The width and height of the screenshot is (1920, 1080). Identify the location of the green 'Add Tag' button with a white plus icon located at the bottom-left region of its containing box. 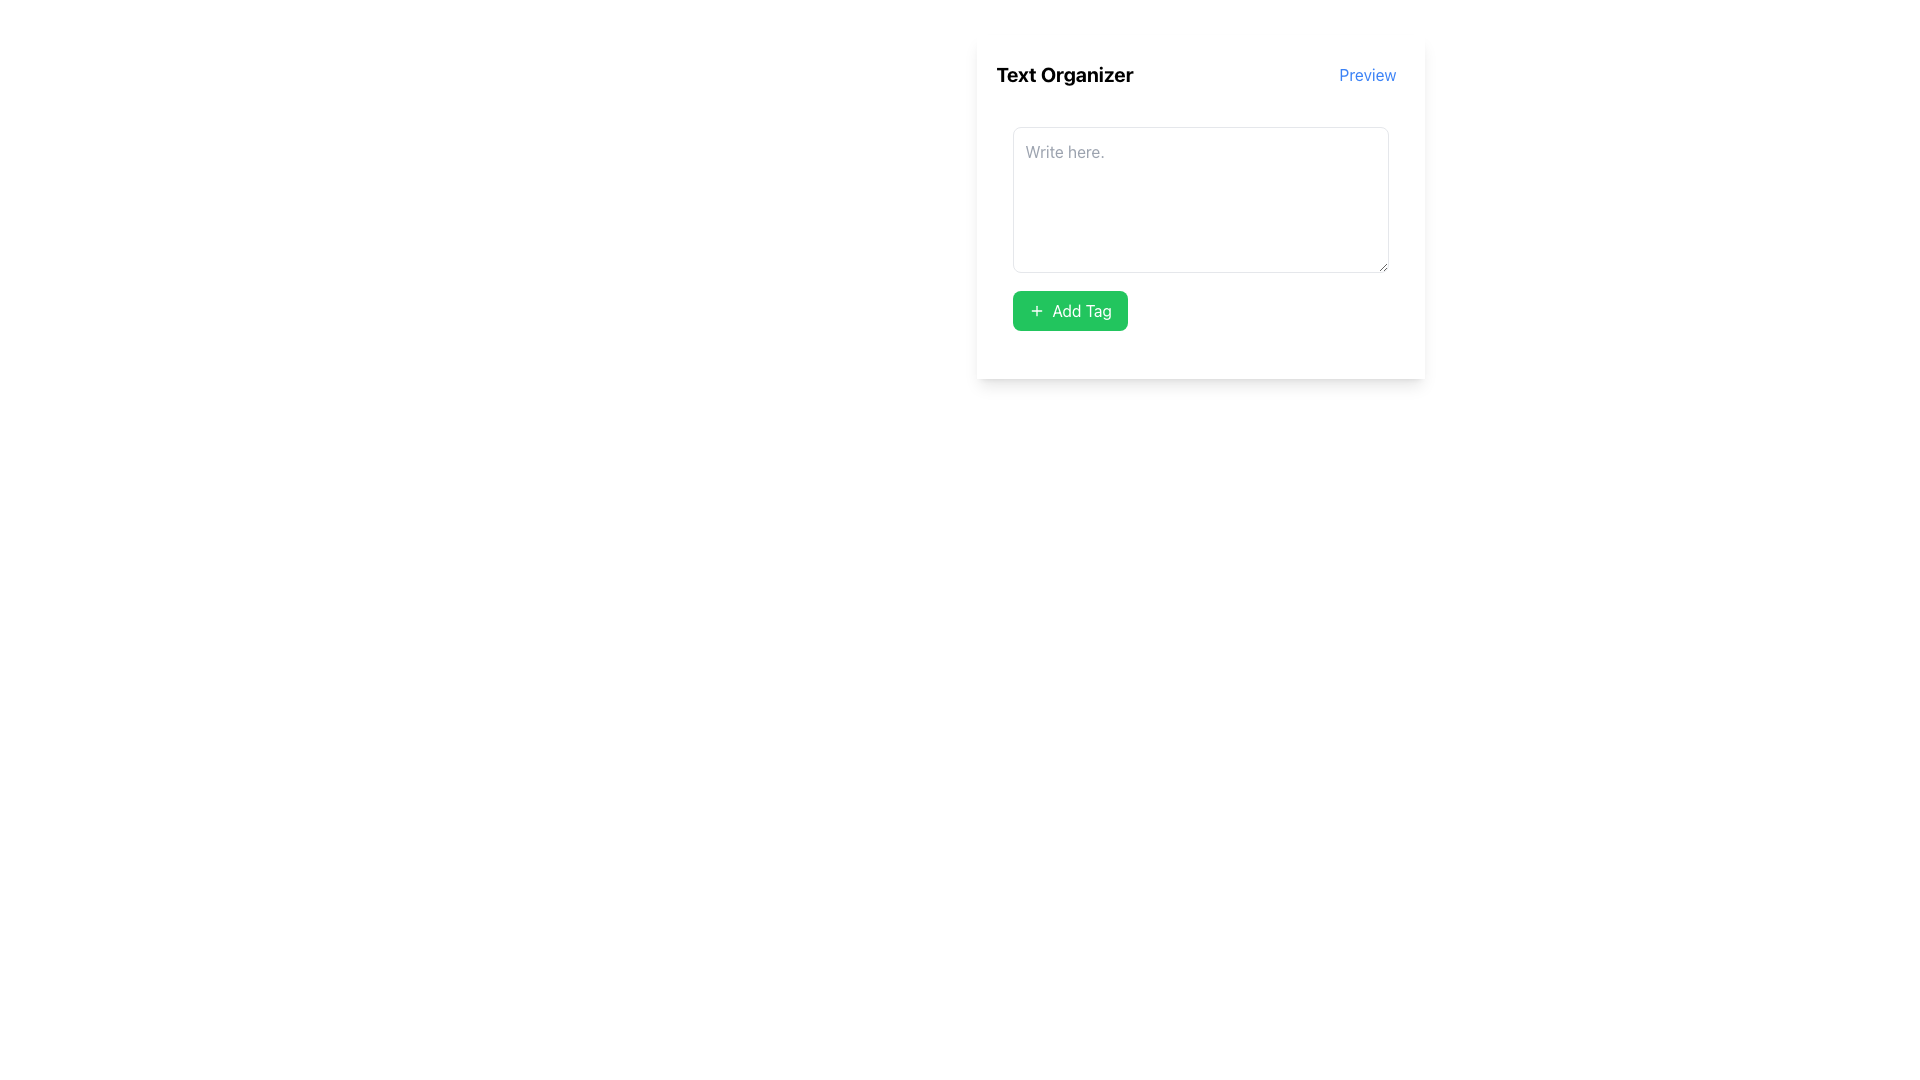
(1069, 311).